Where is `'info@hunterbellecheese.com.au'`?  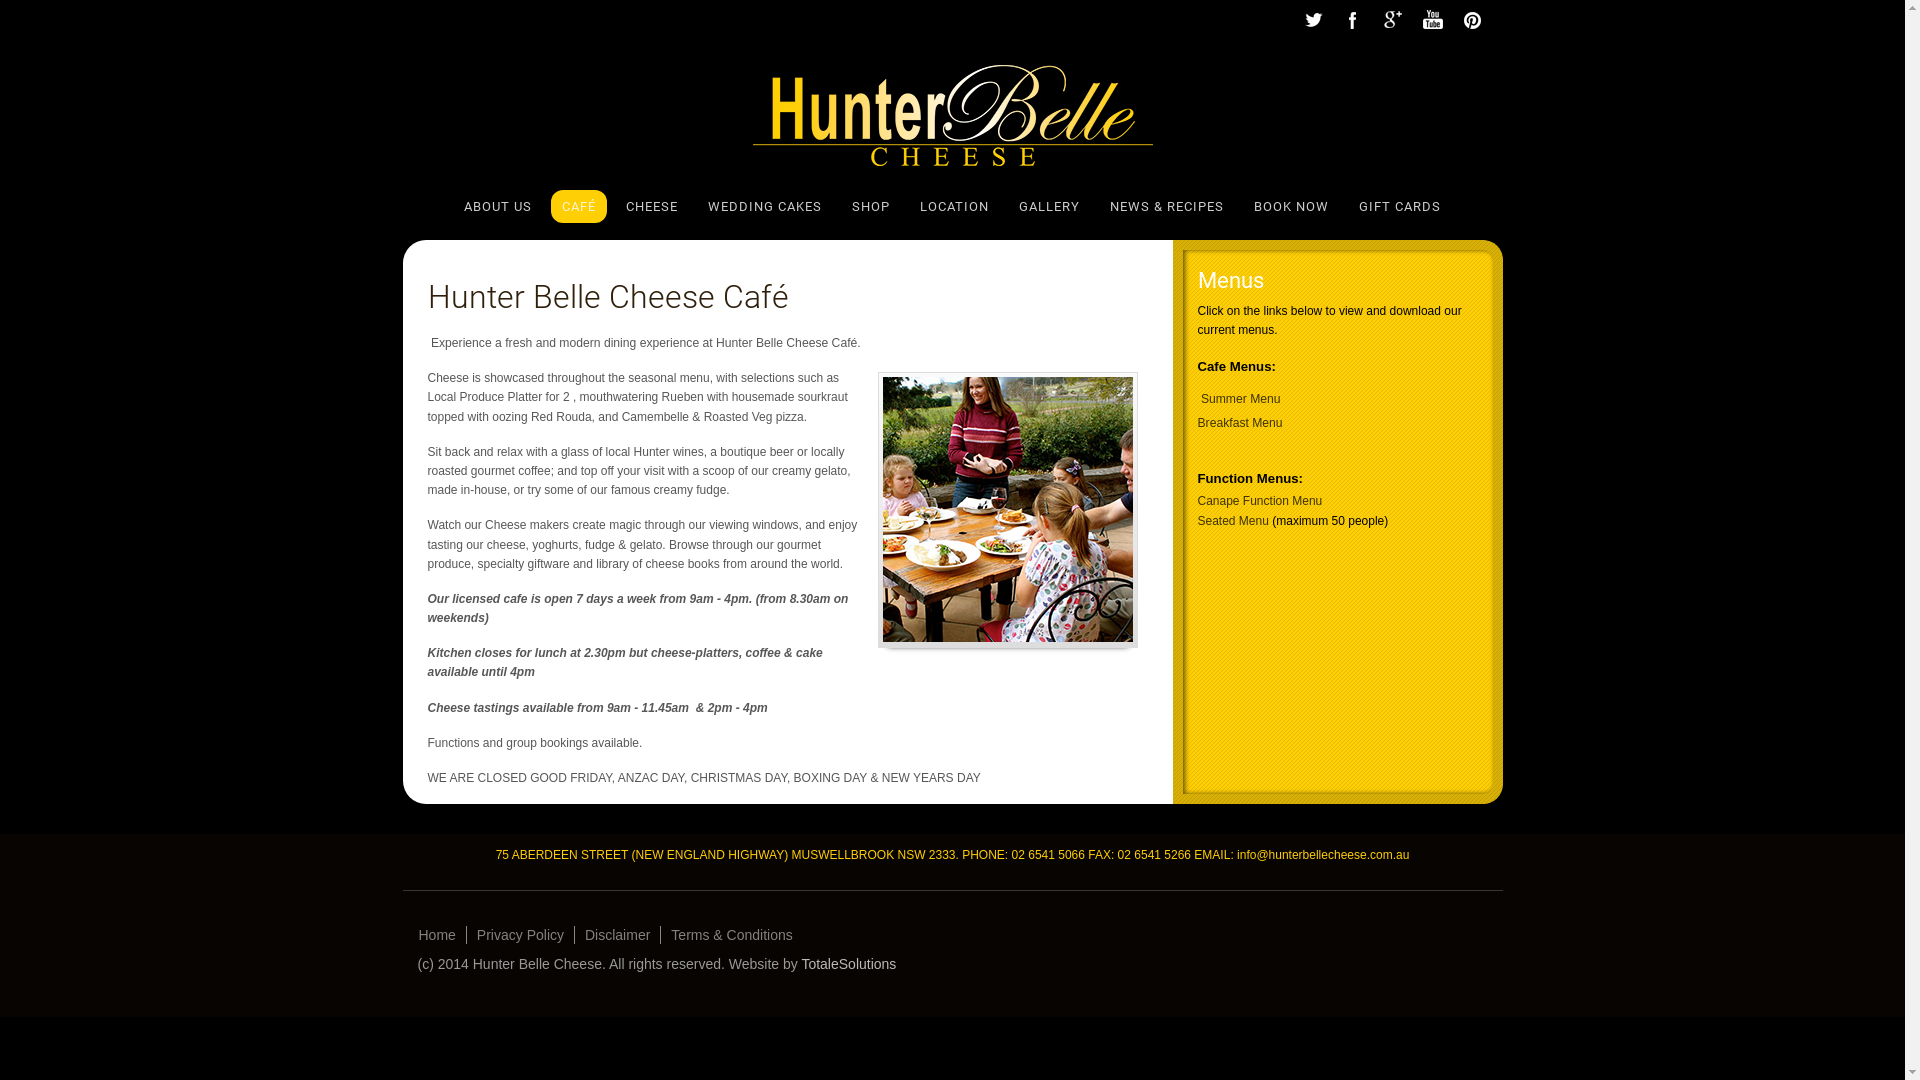
'info@hunterbellecheese.com.au' is located at coordinates (1323, 855).